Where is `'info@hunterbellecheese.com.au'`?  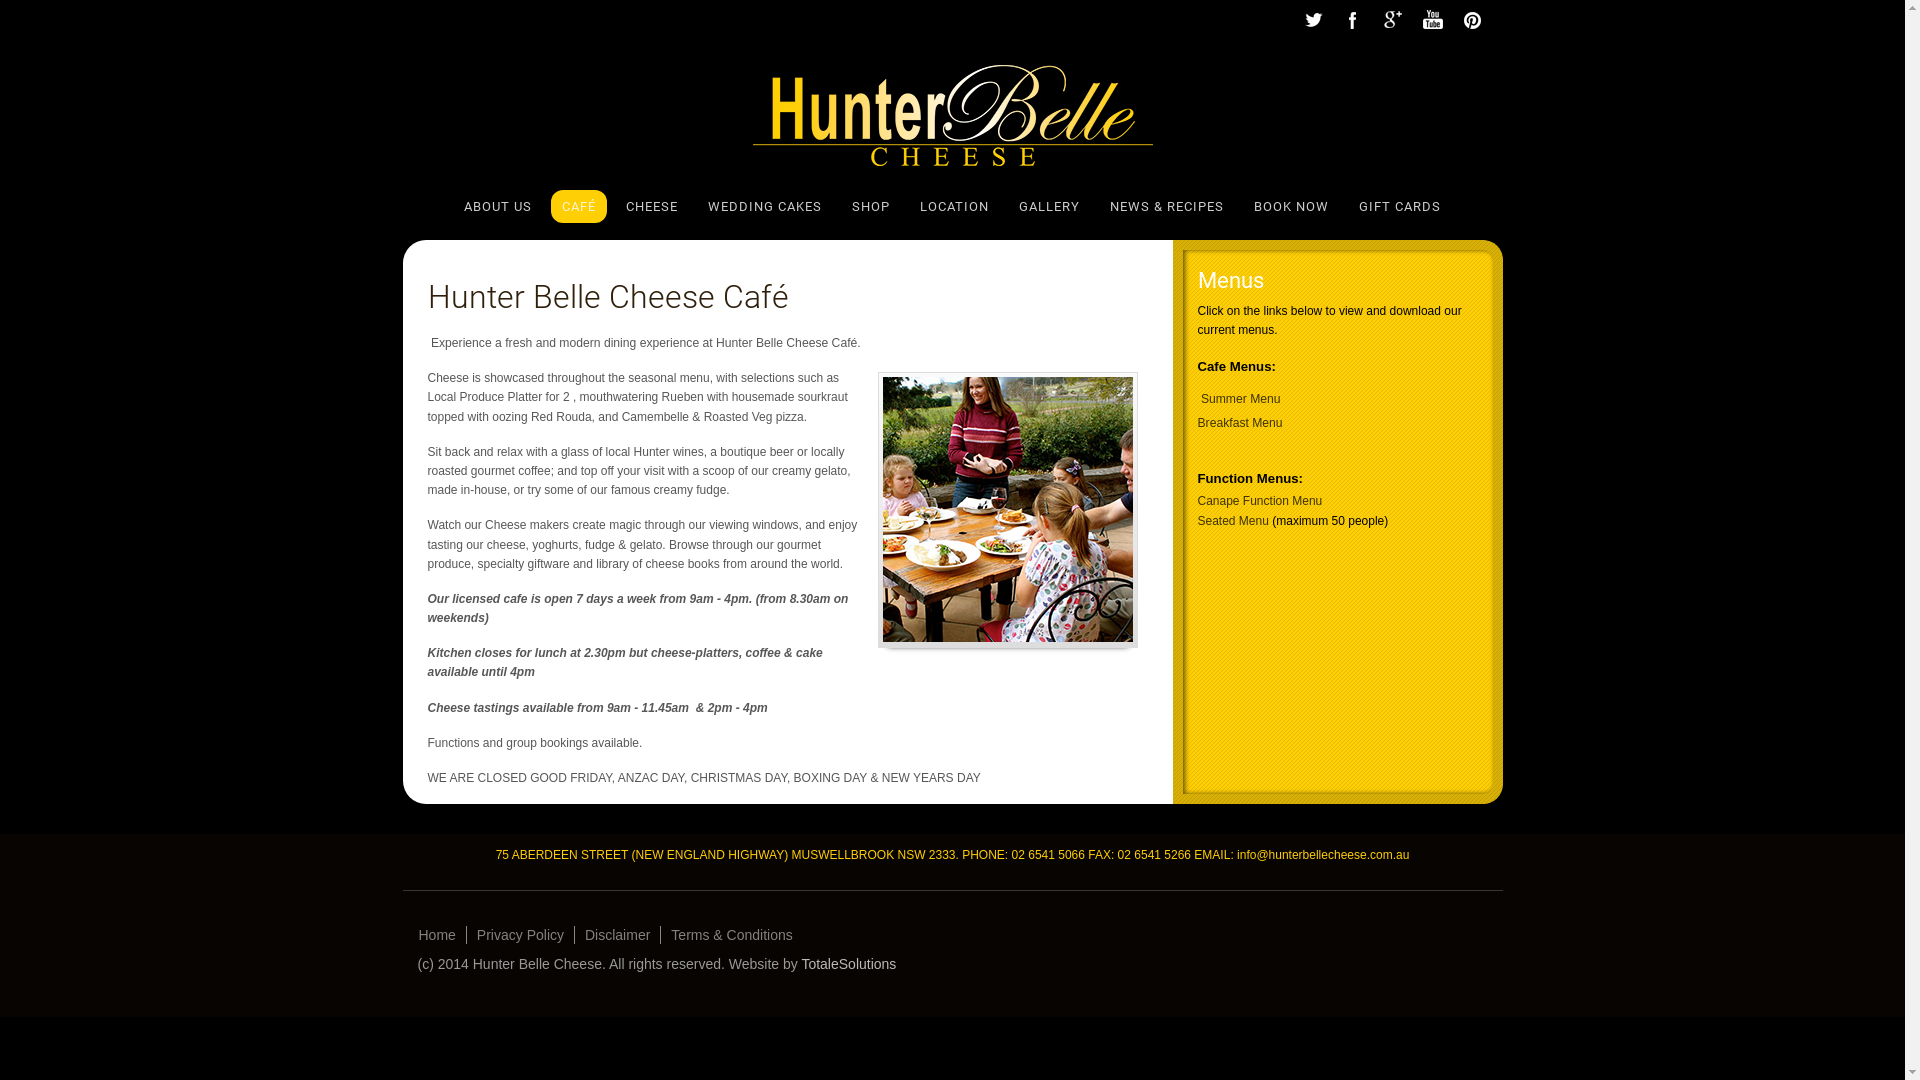
'info@hunterbellecheese.com.au' is located at coordinates (1323, 855).